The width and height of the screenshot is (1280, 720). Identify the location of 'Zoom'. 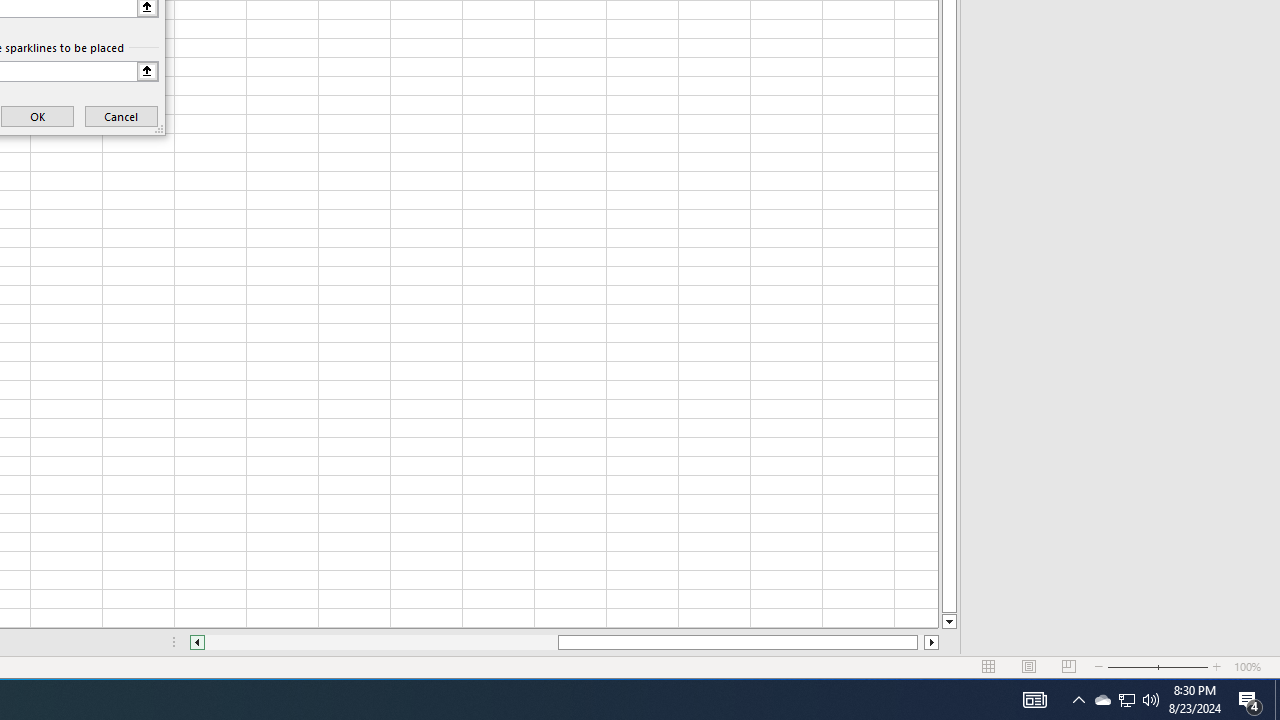
(1158, 667).